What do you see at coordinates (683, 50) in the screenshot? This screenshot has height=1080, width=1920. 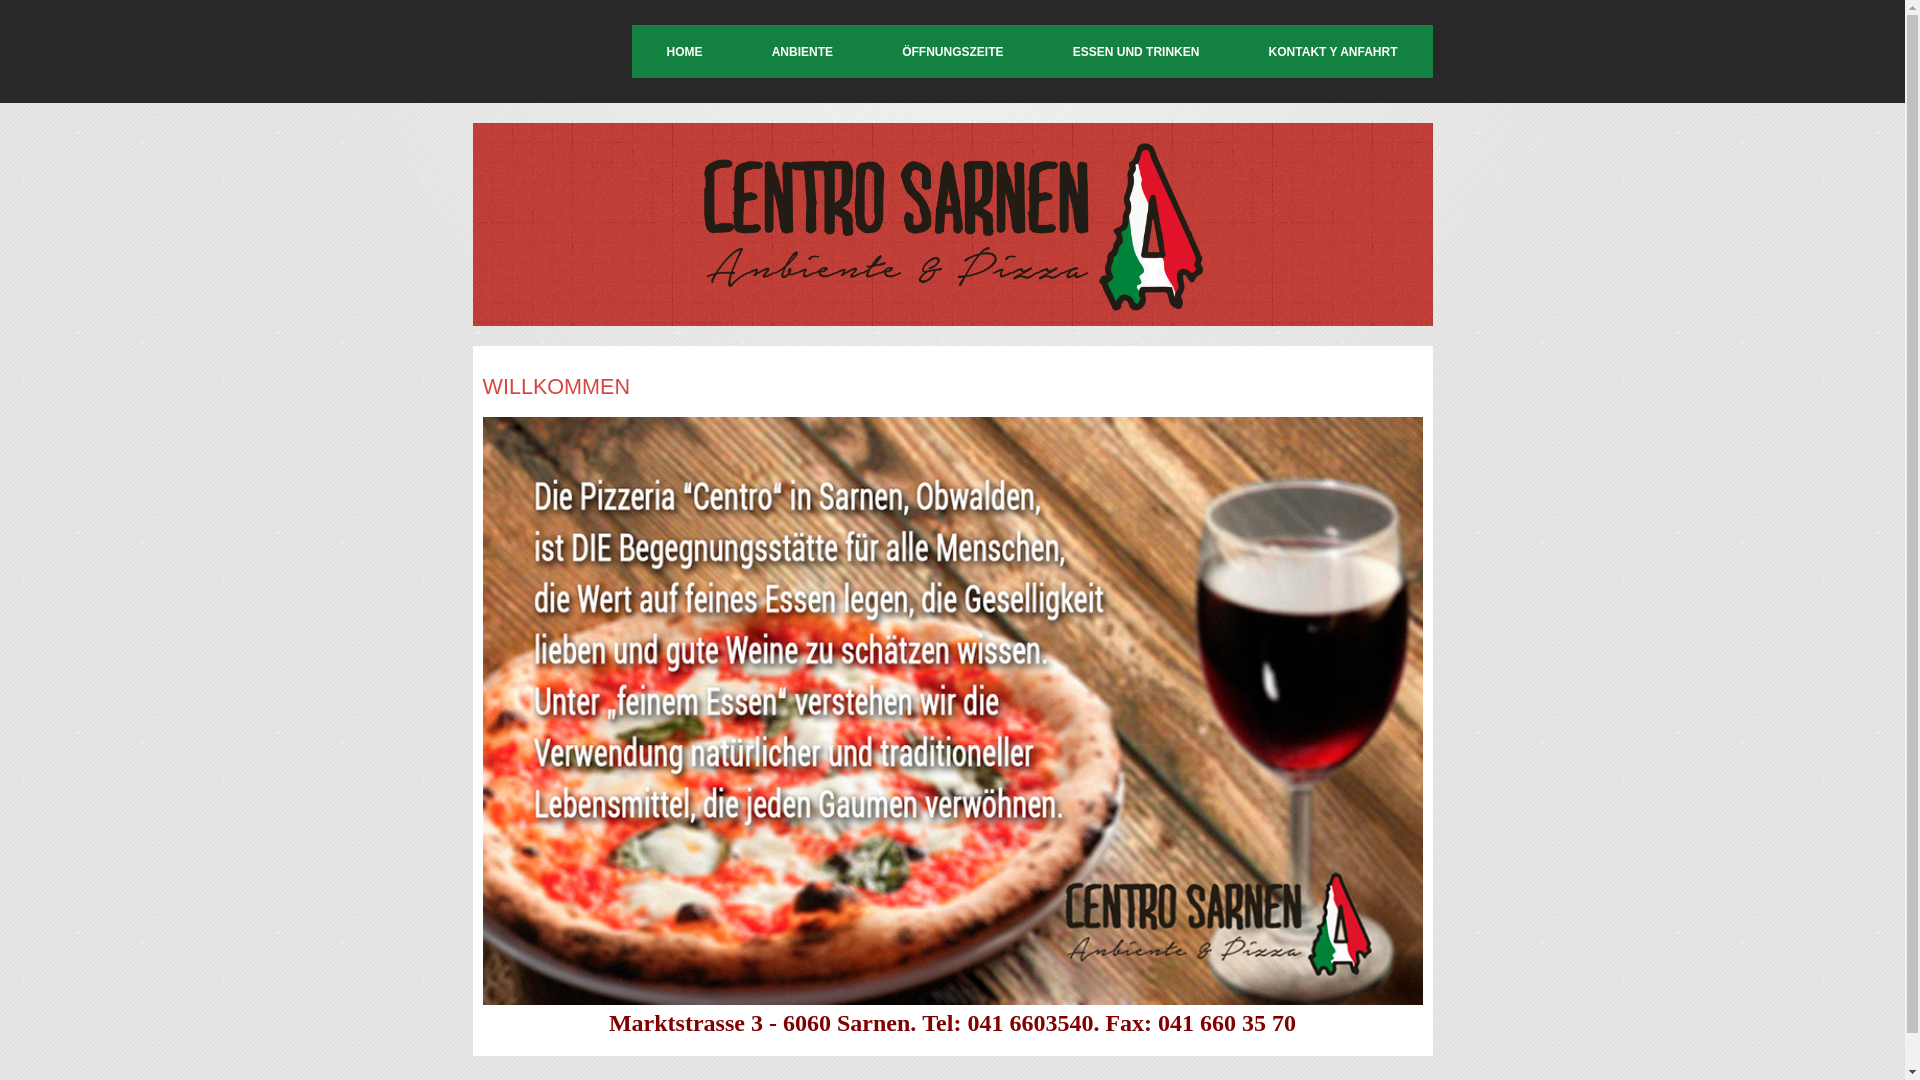 I see `'HOME'` at bounding box center [683, 50].